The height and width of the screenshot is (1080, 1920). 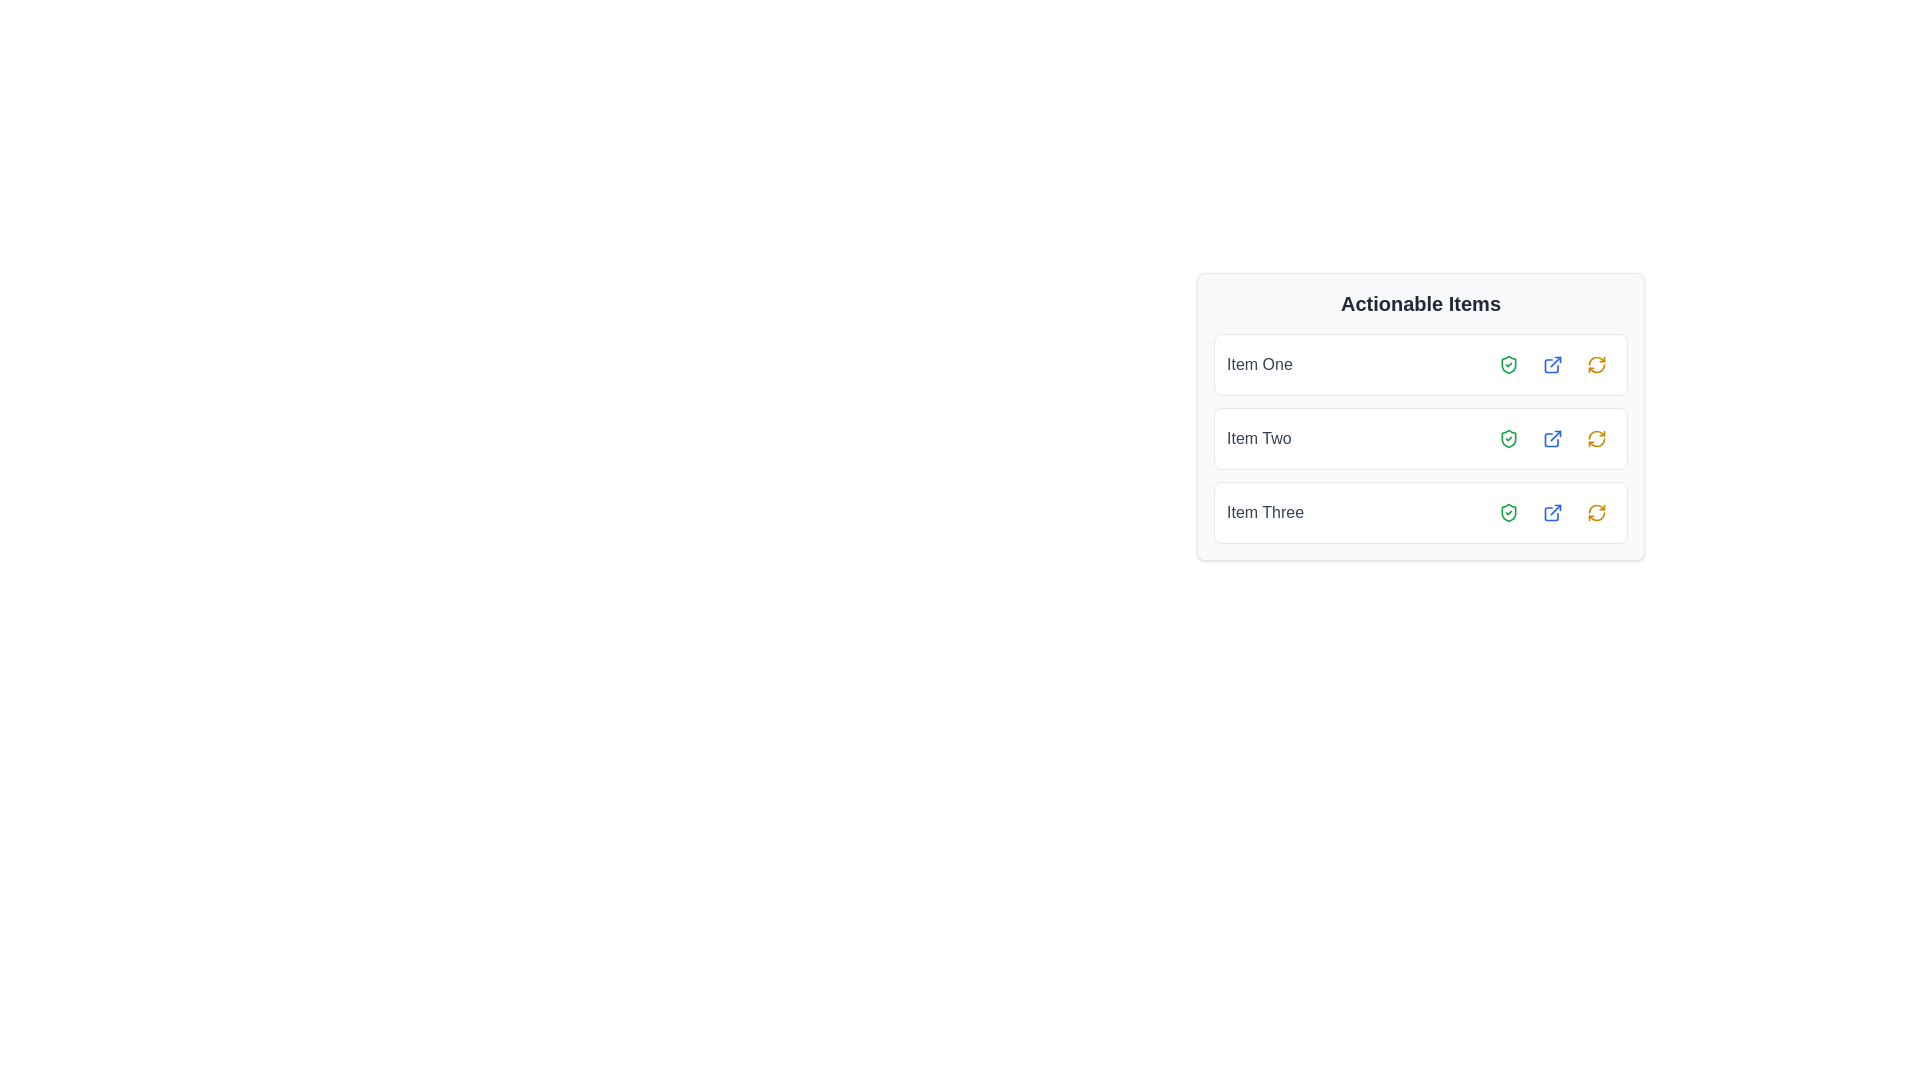 I want to click on the refresh button located in the last column of the first row of the 'Actionable Items' table for 'Item One' to reload its information, so click(x=1596, y=365).